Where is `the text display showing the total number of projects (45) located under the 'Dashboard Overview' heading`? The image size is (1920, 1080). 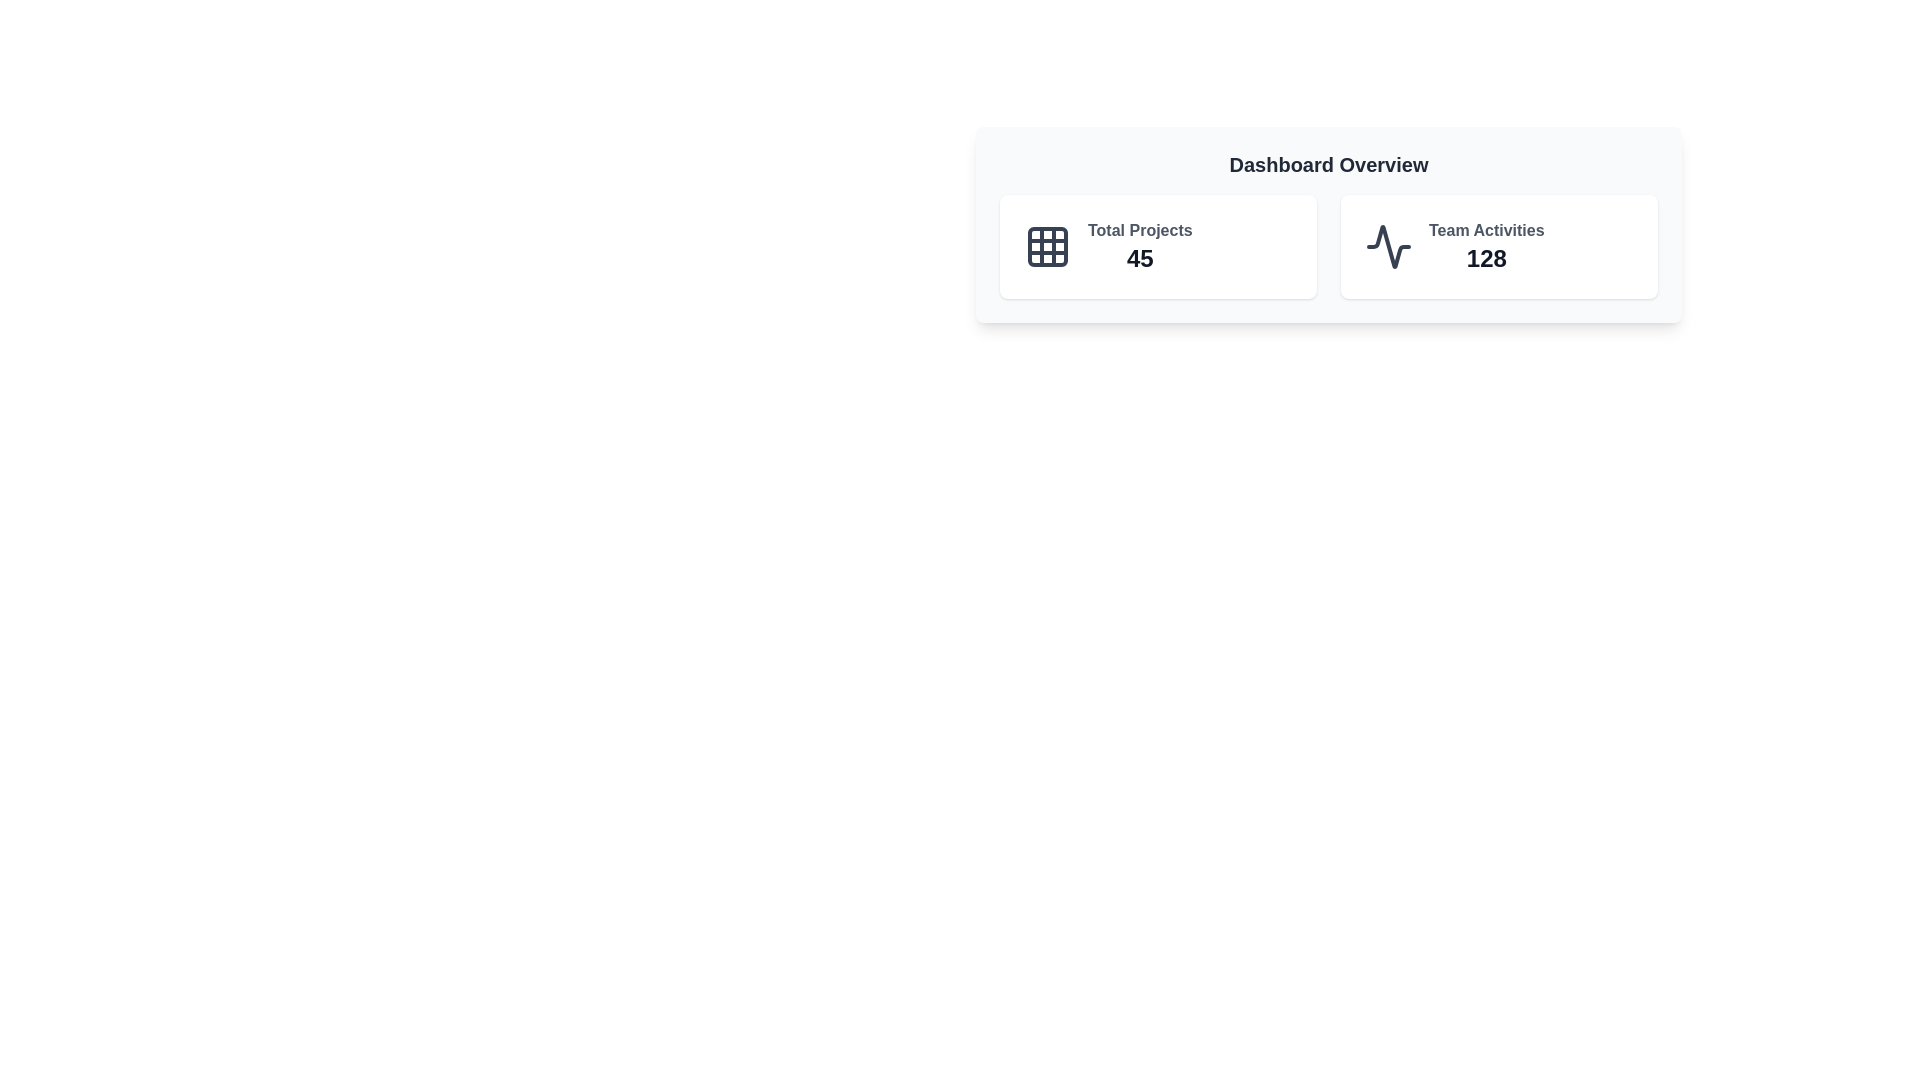
the text display showing the total number of projects (45) located under the 'Dashboard Overview' heading is located at coordinates (1140, 257).